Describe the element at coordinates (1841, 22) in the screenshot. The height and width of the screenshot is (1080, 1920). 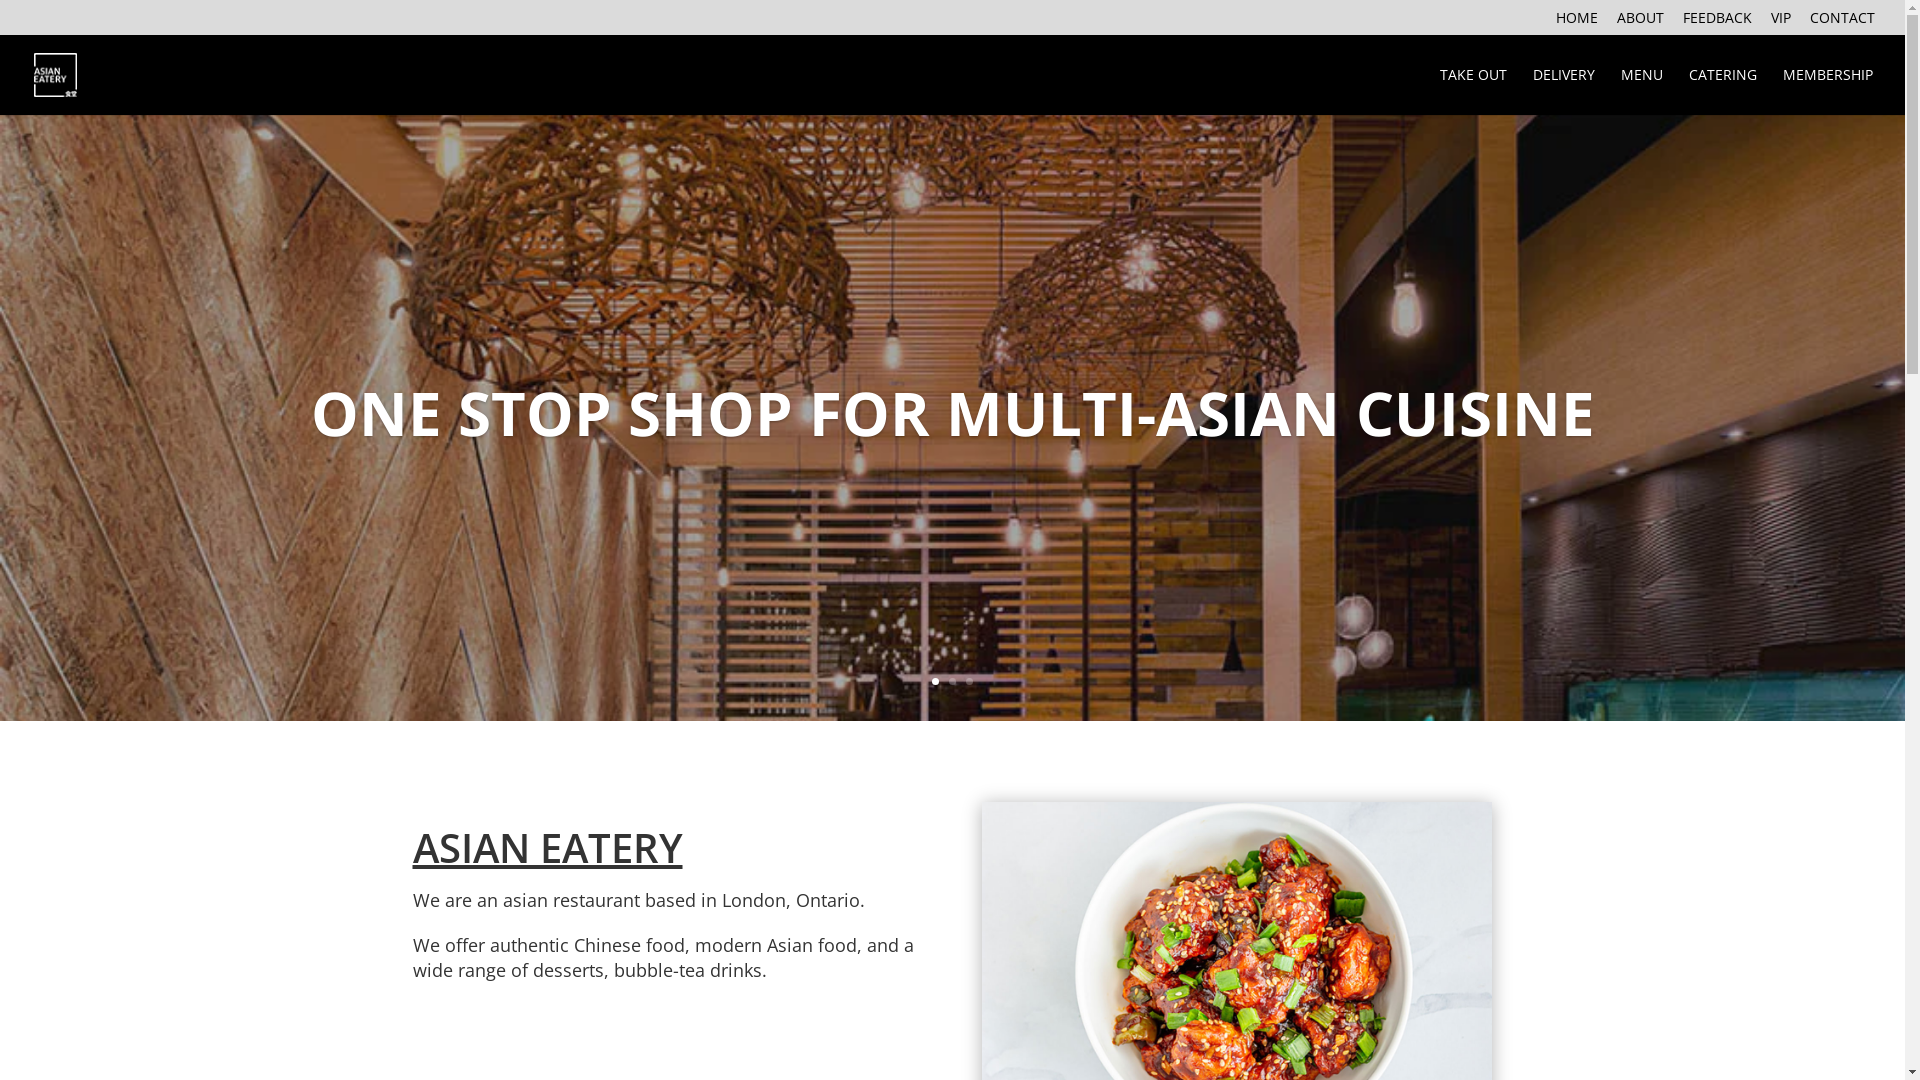
I see `'CONTACT'` at that location.